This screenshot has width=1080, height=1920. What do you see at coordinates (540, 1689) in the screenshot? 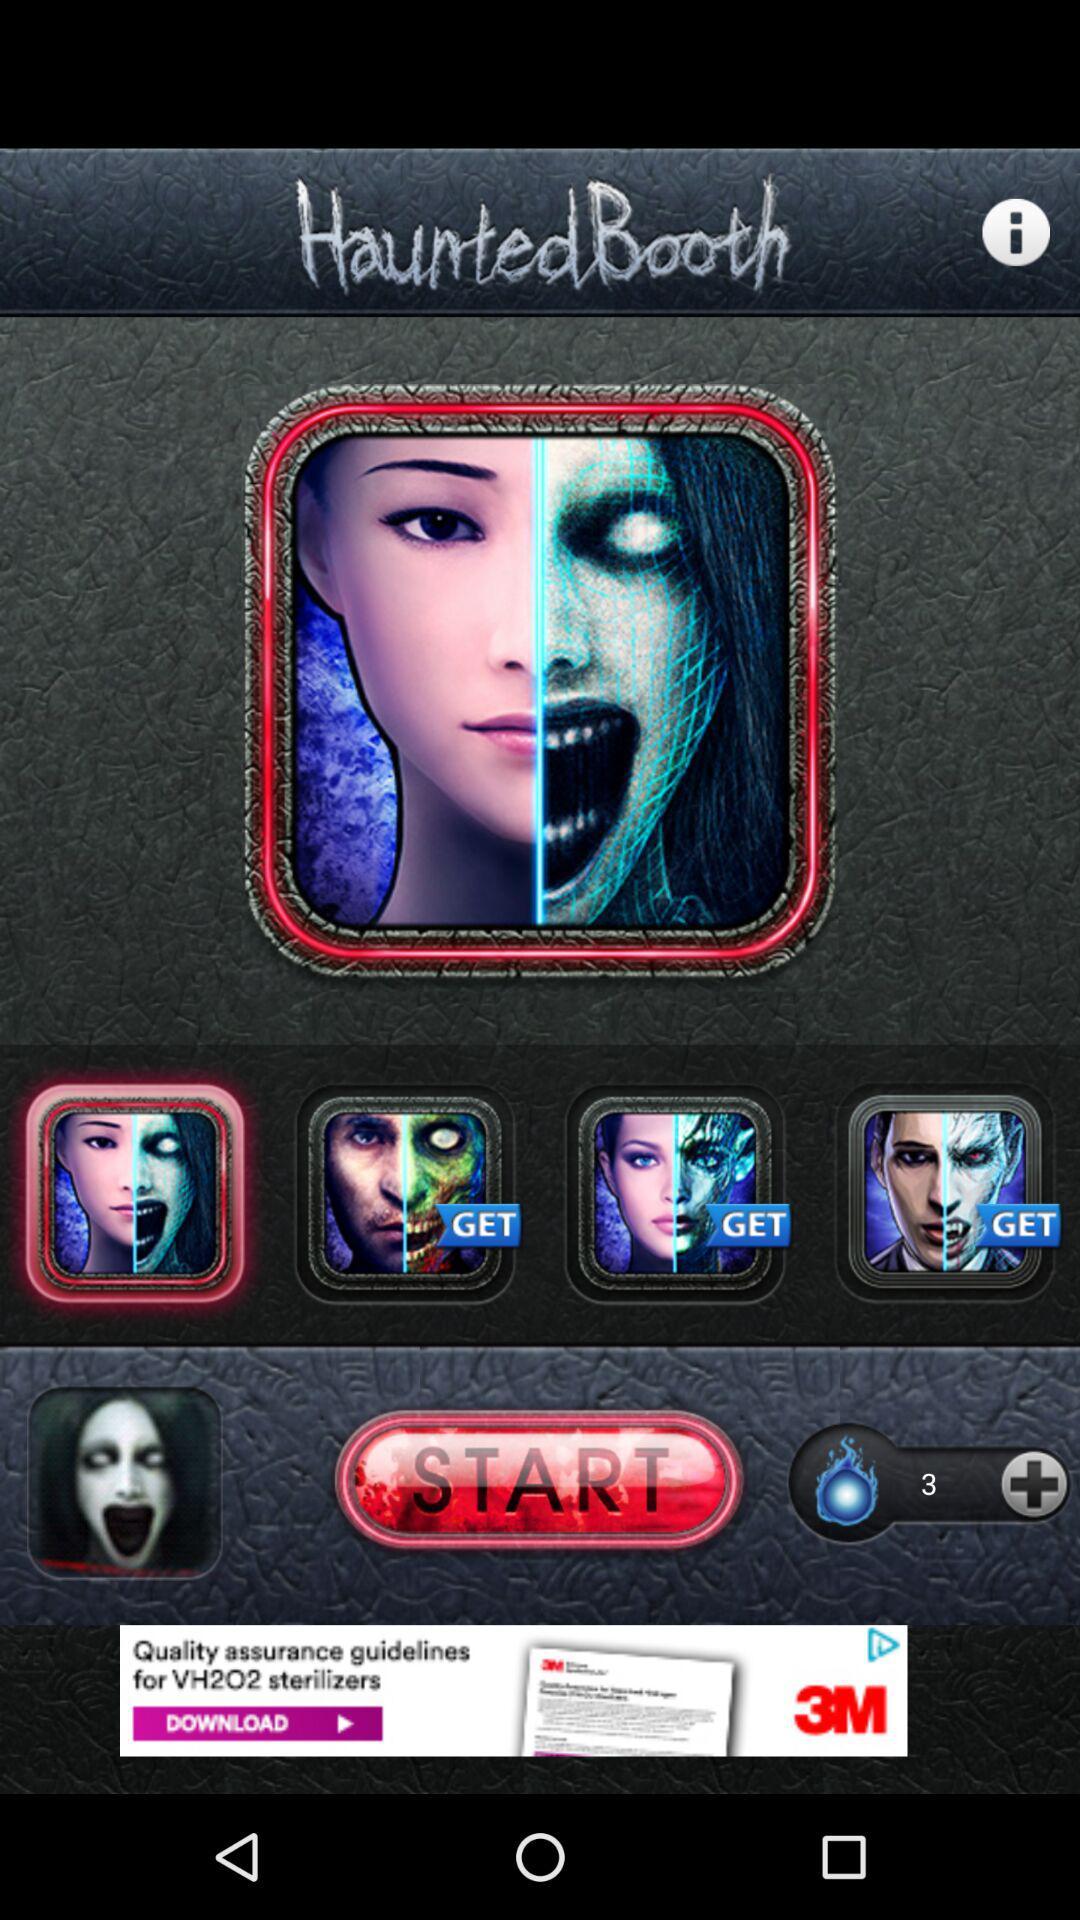
I see `display advertisement` at bounding box center [540, 1689].